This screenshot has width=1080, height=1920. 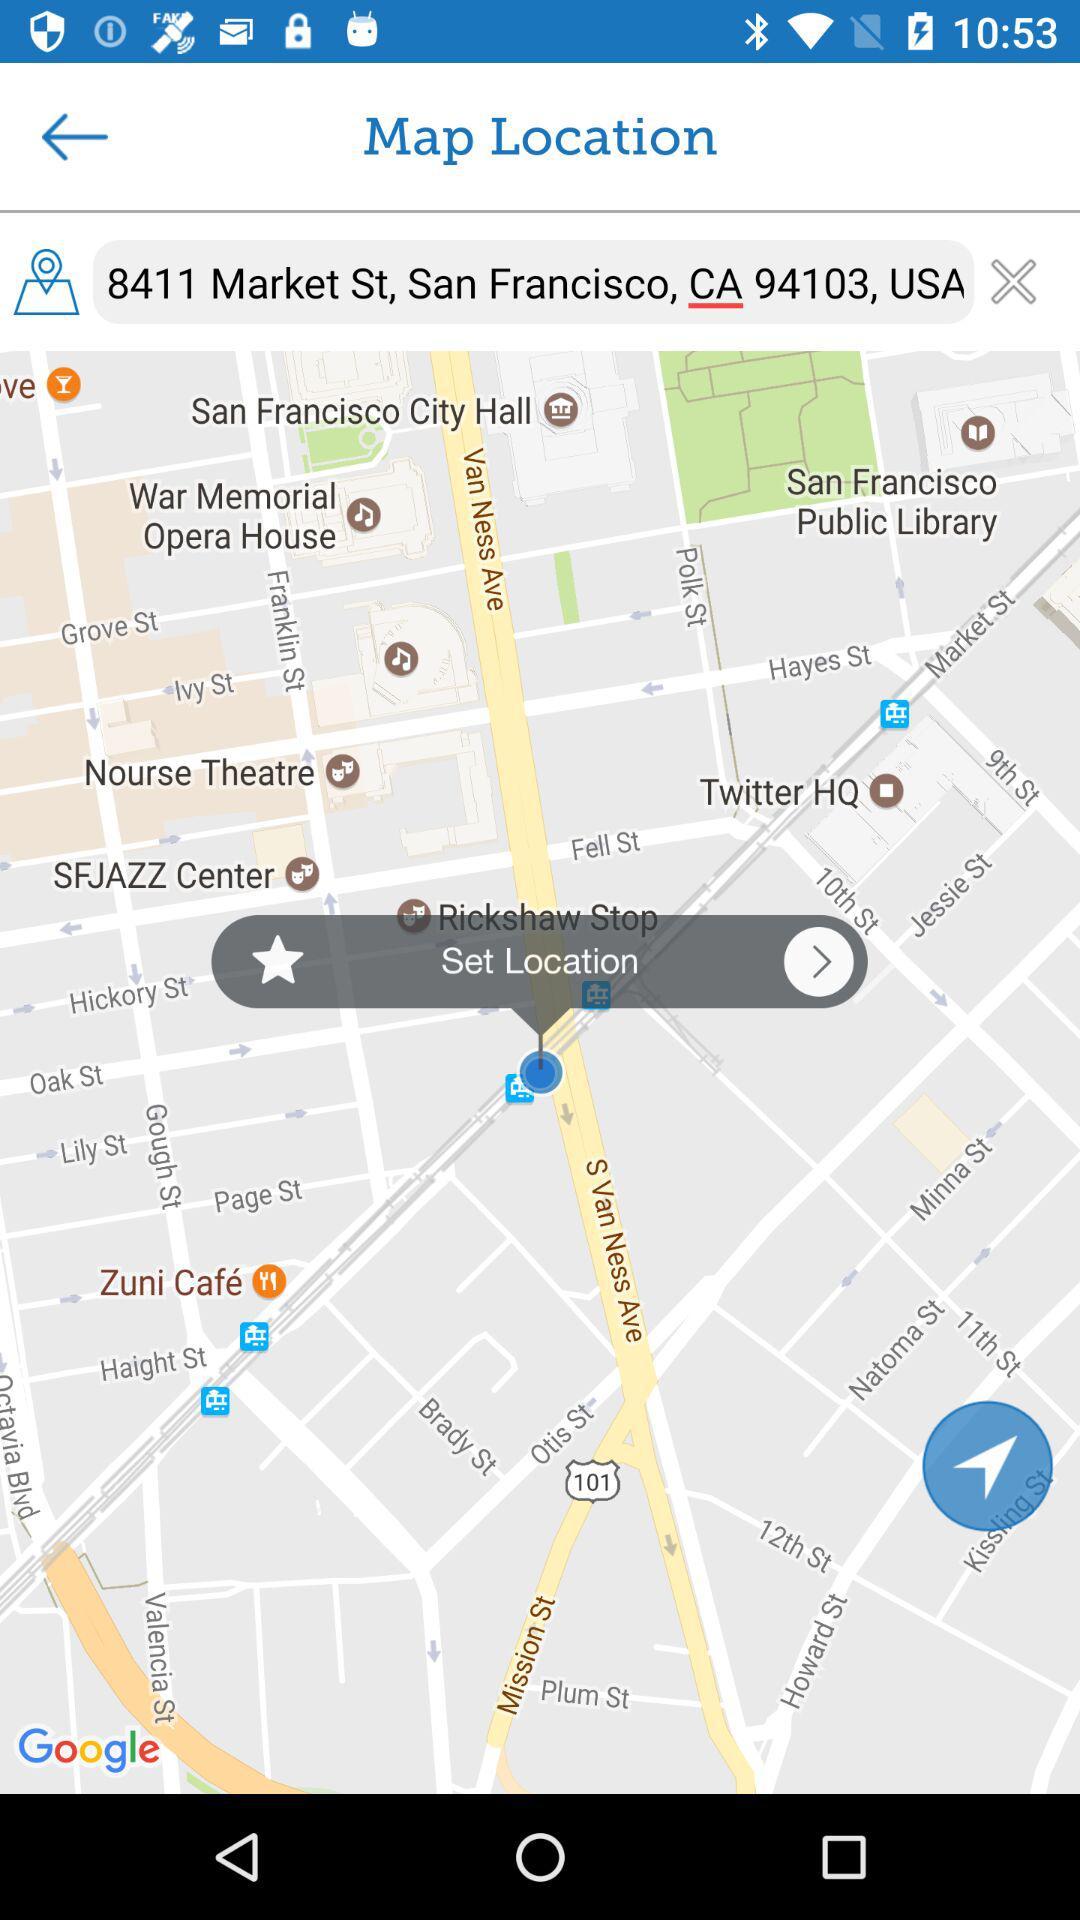 What do you see at coordinates (1013, 280) in the screenshot?
I see `delete address` at bounding box center [1013, 280].